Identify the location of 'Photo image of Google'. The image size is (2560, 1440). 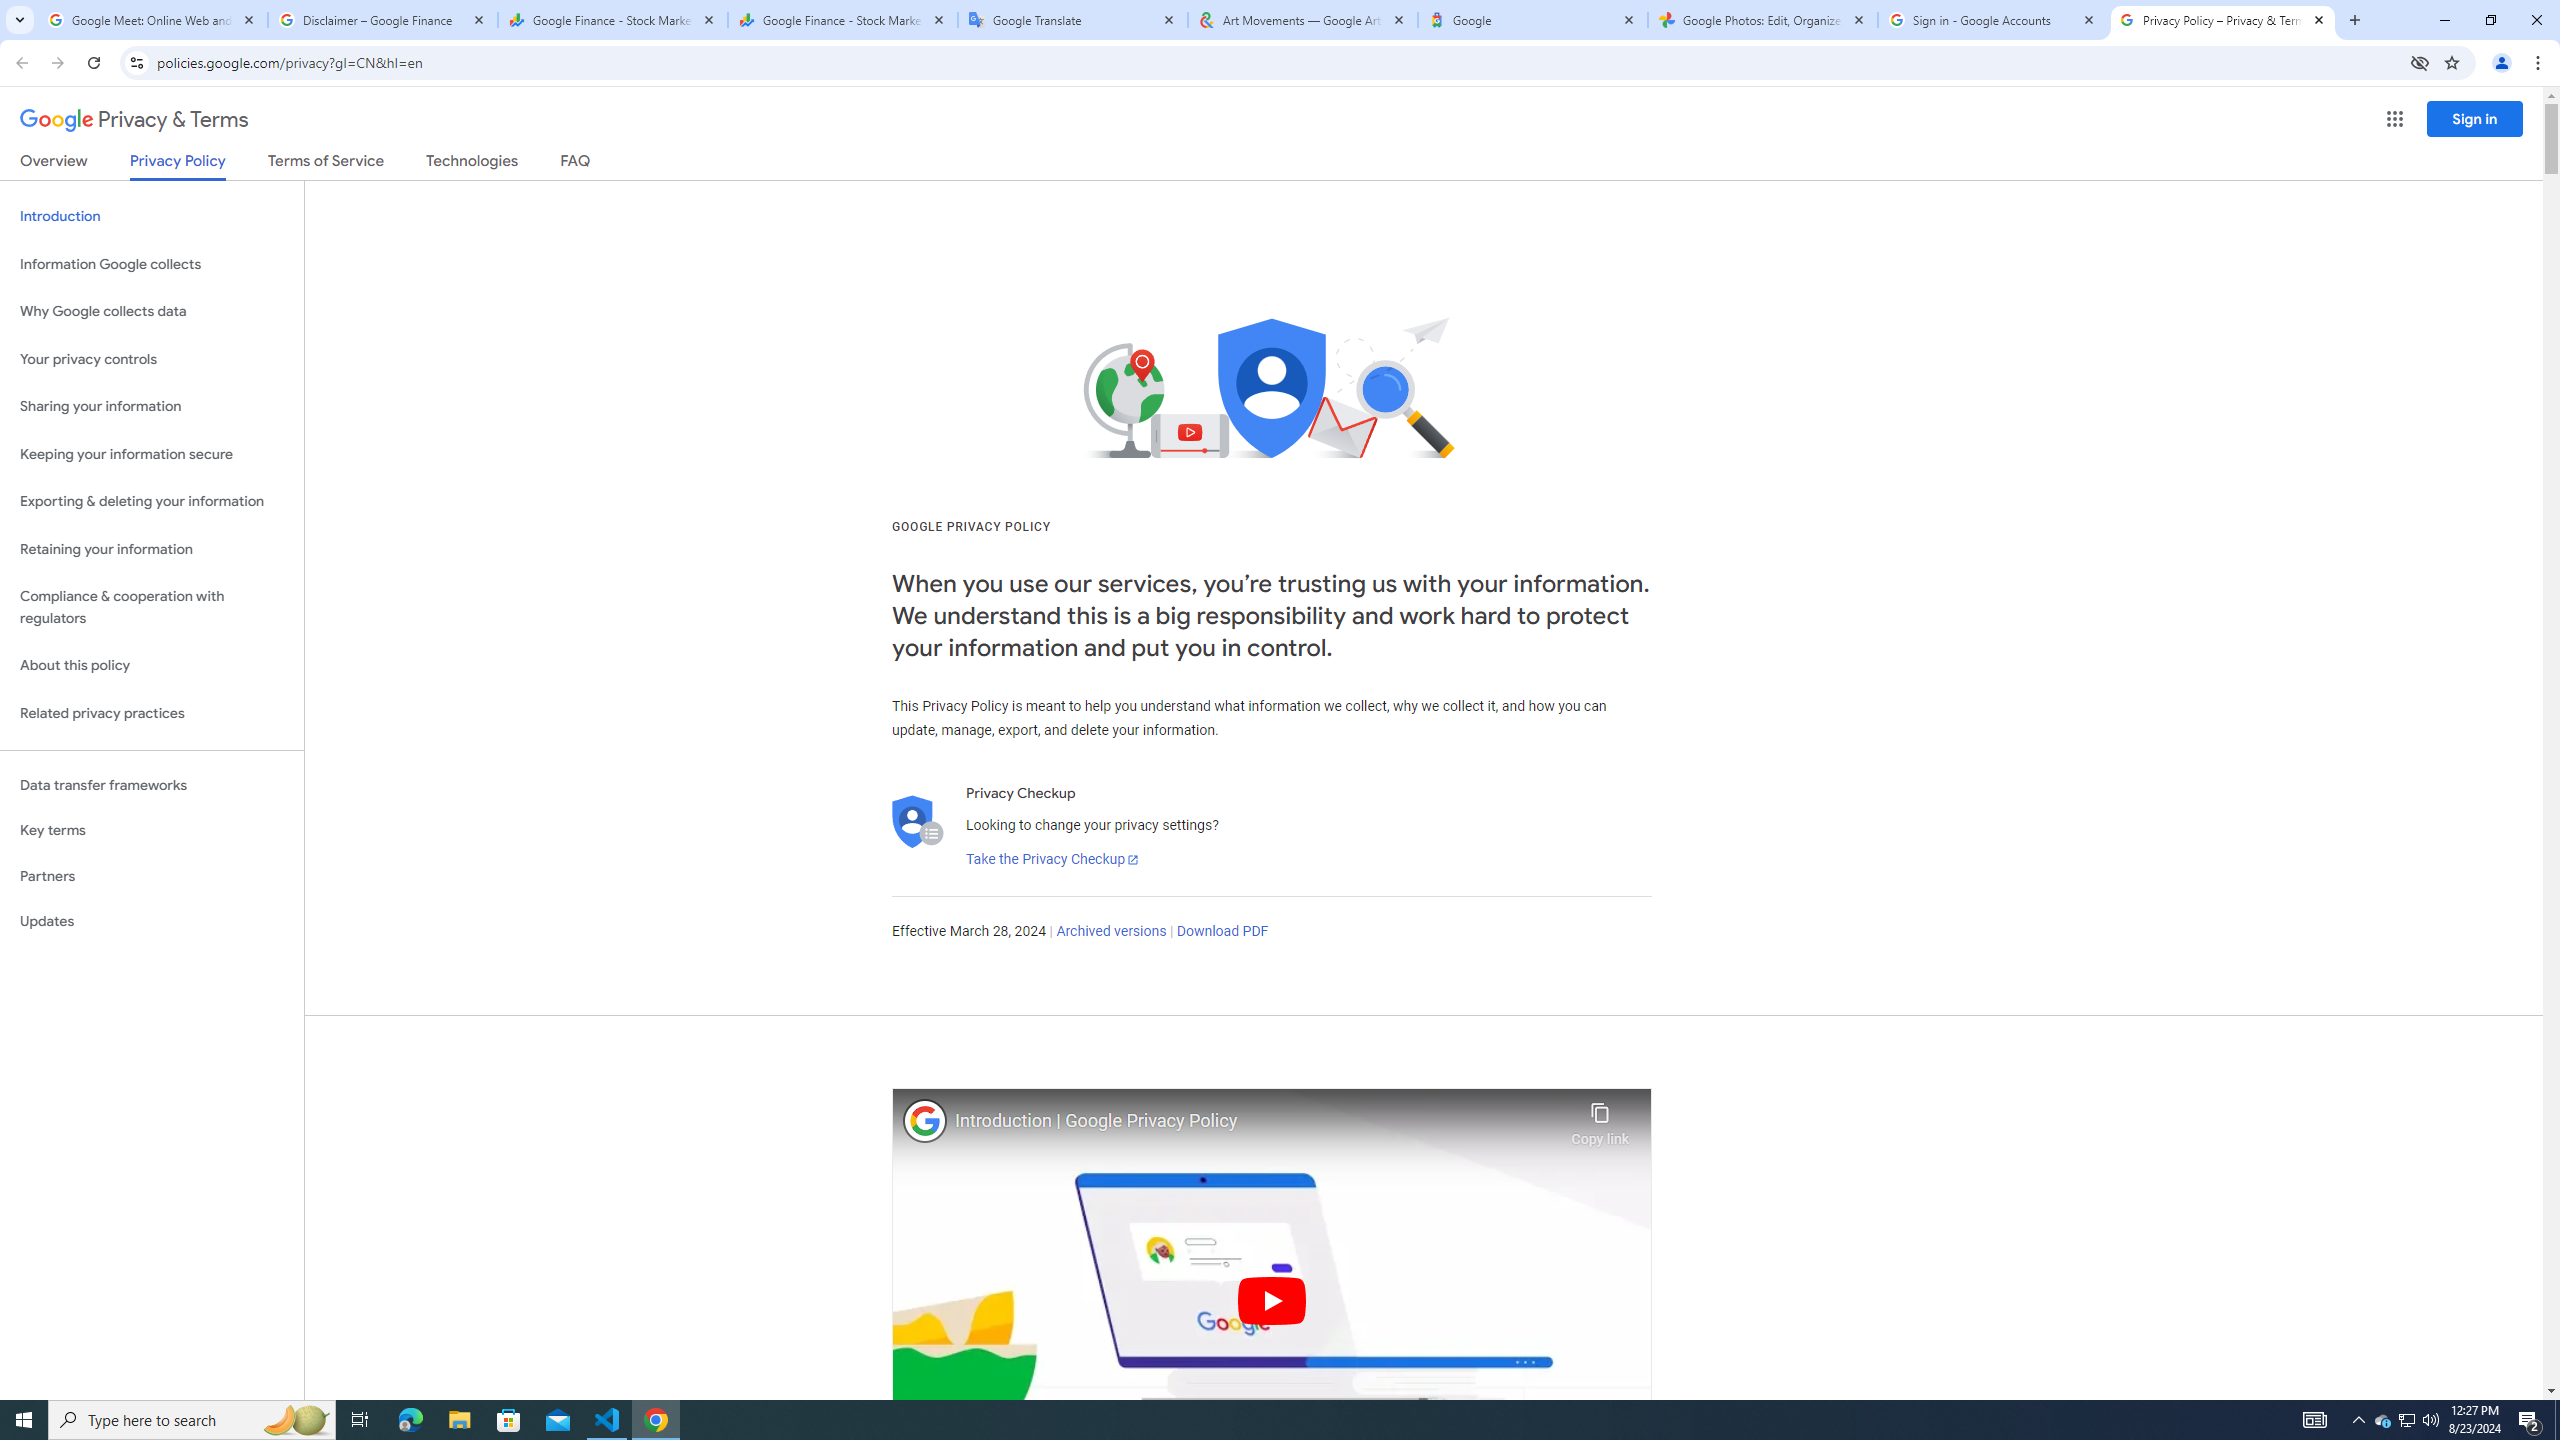
(925, 1119).